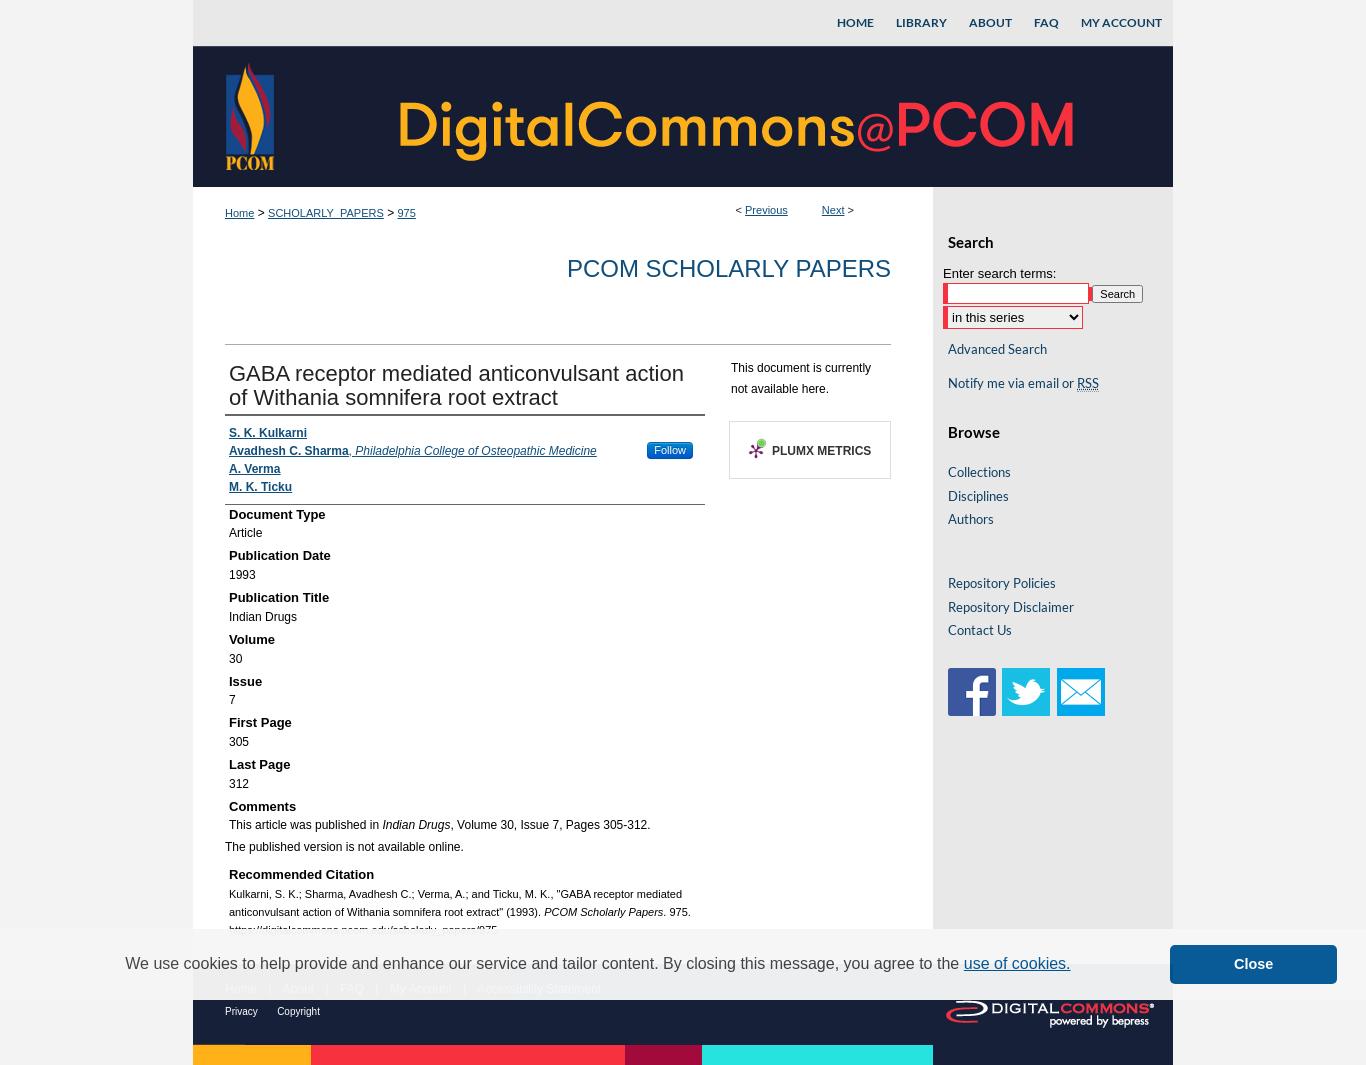  Describe the element at coordinates (395, 212) in the screenshot. I see `'975'` at that location.